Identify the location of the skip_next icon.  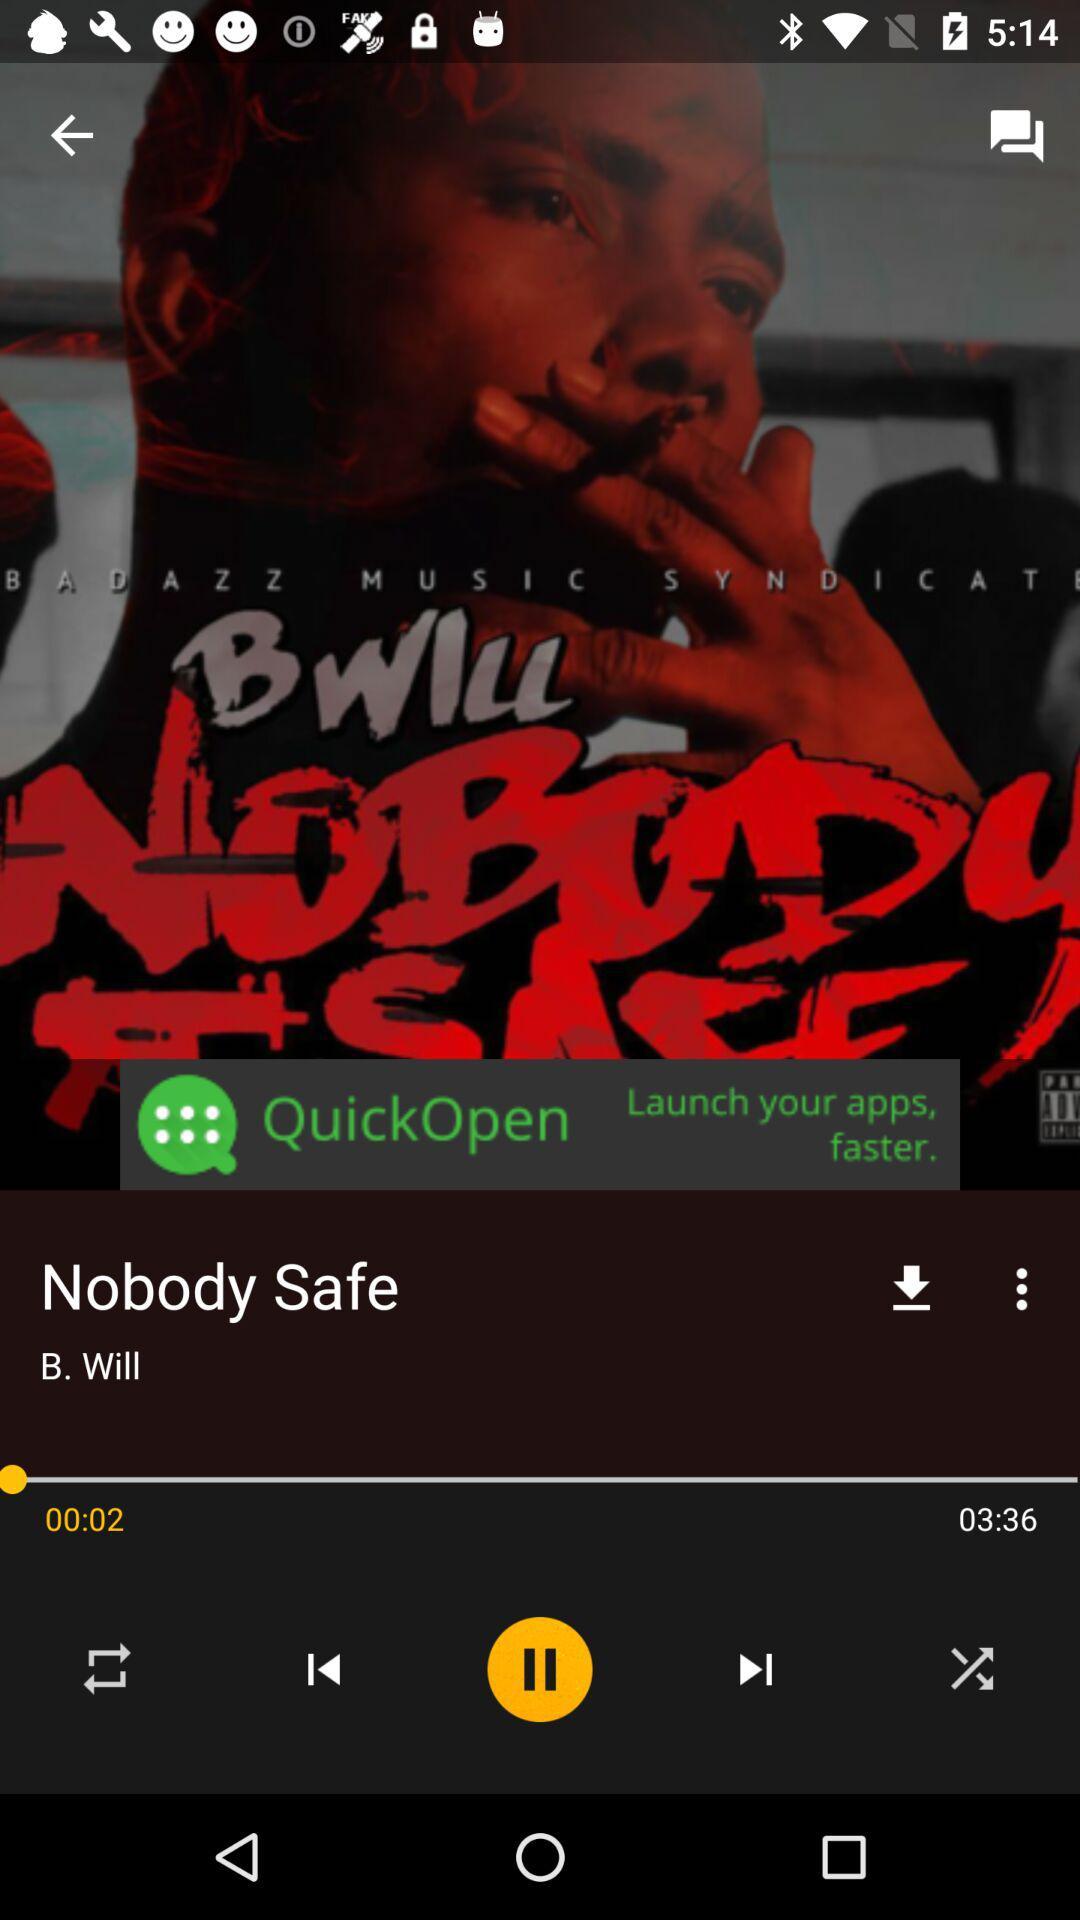
(756, 1669).